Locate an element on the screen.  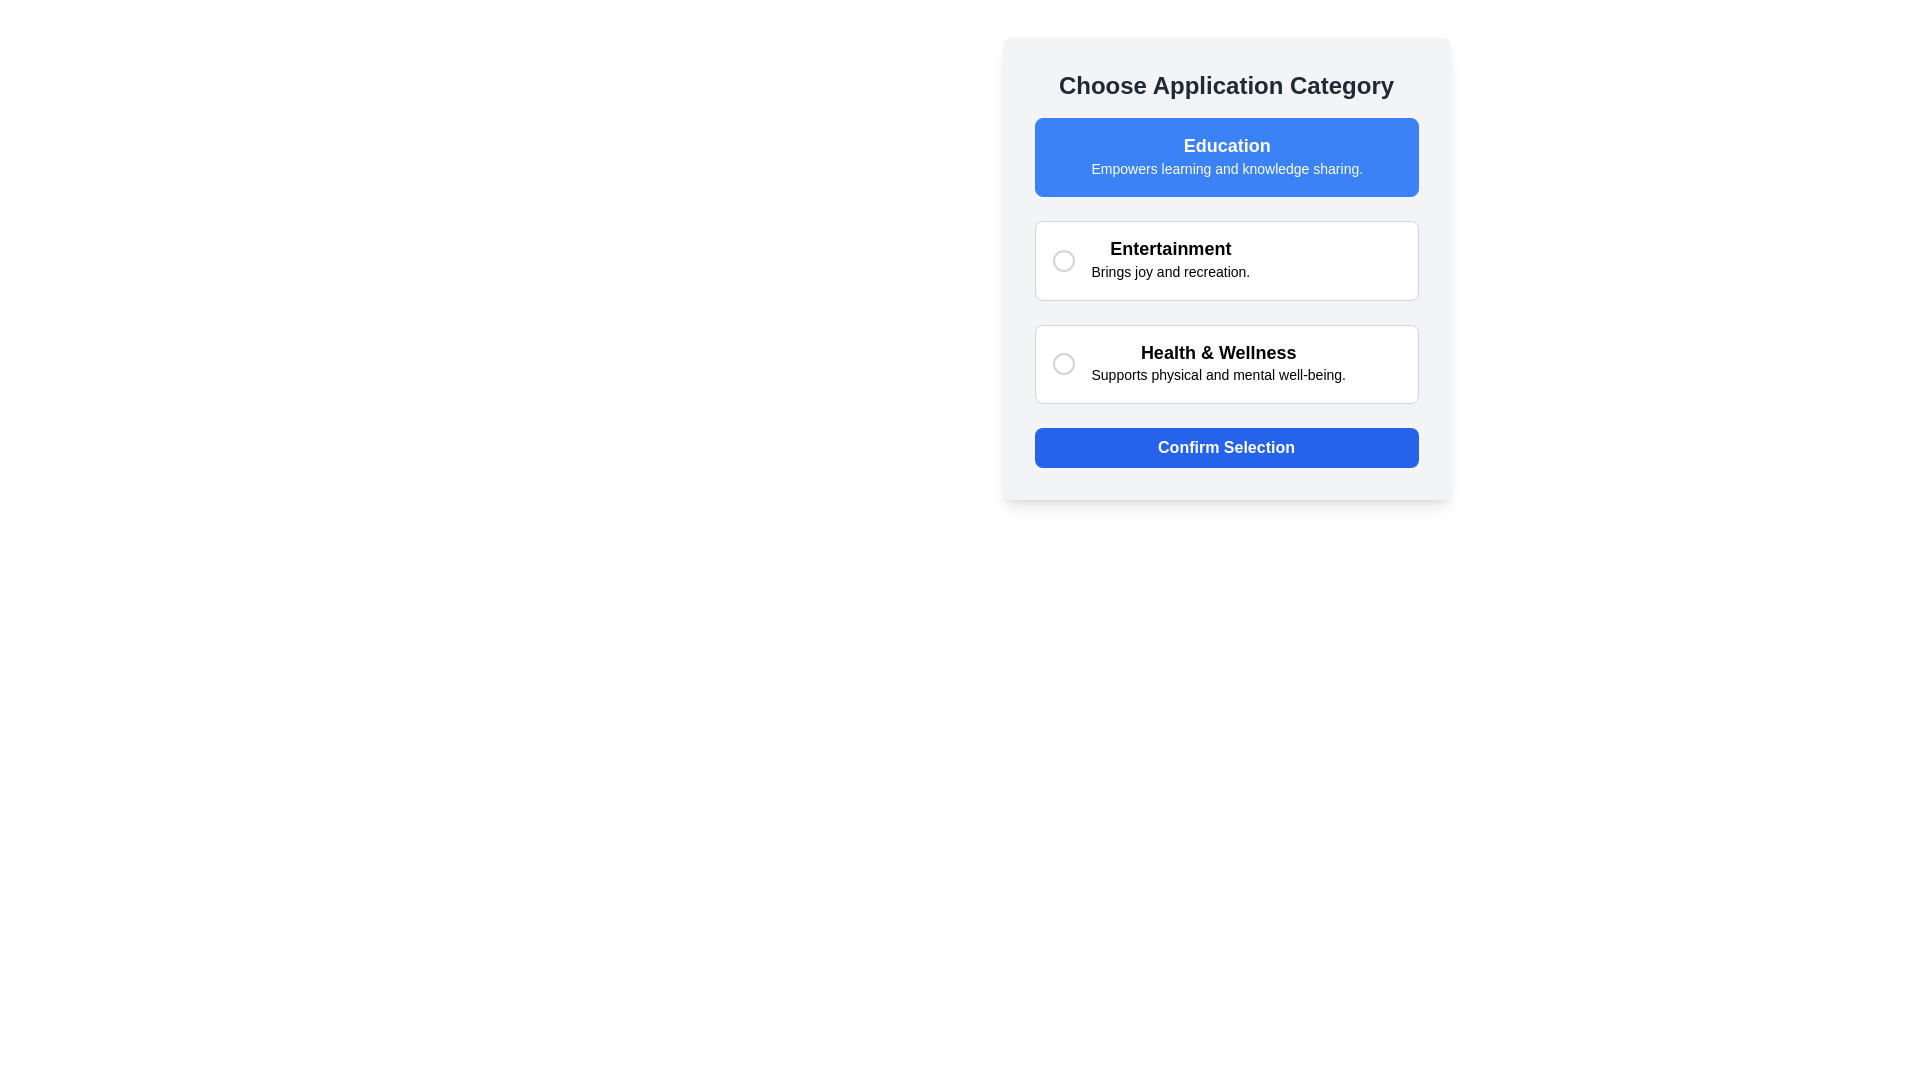
the text label that reads 'Brings joy and recreation.' positioned underneath the title 'Entertainment' within the bordered card layout is located at coordinates (1170, 272).